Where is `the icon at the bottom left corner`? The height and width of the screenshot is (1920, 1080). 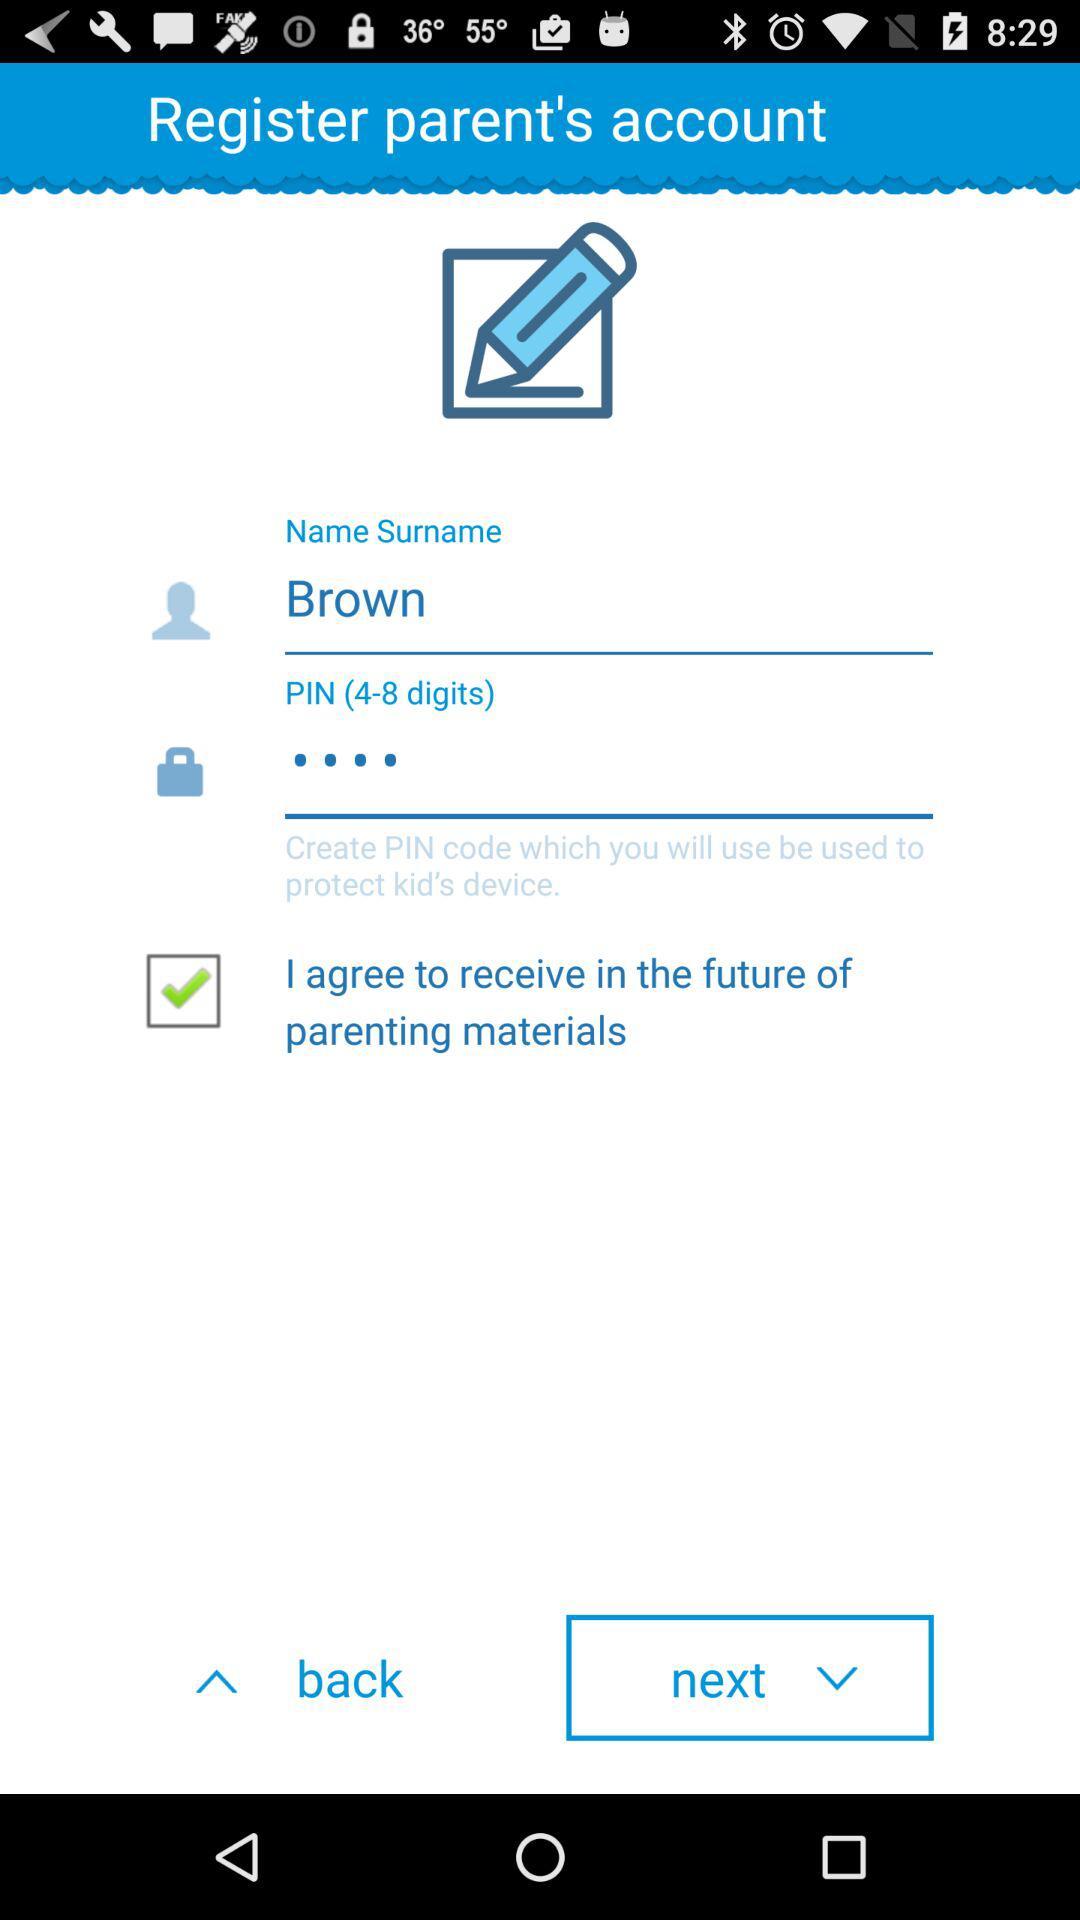
the icon at the bottom left corner is located at coordinates (329, 1677).